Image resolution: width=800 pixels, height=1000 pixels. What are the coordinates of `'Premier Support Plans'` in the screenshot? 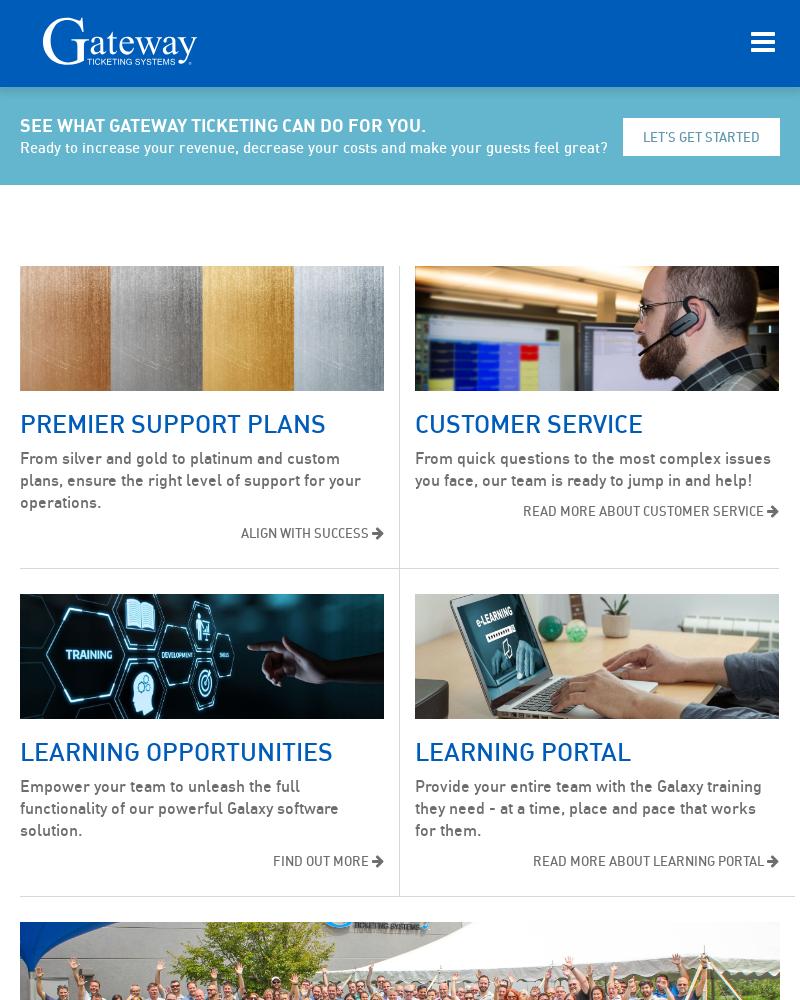 It's located at (171, 423).